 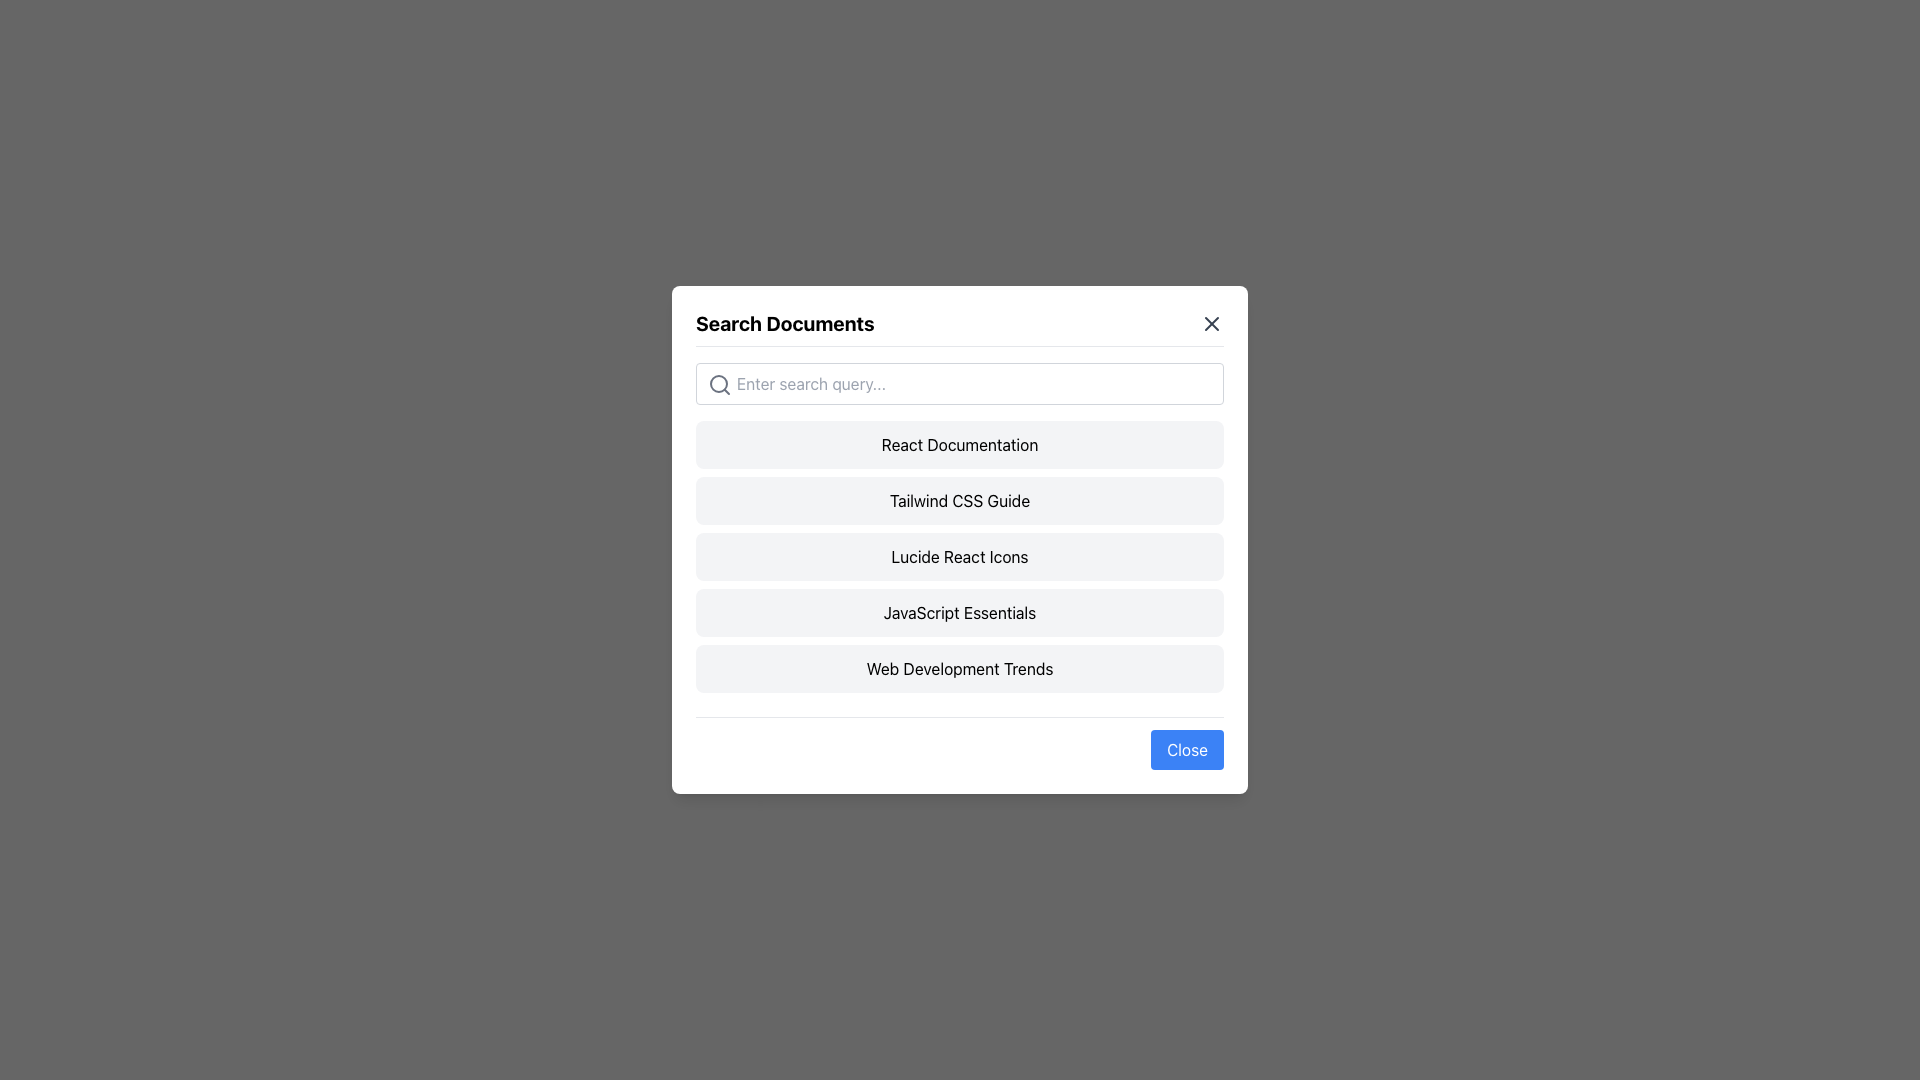 I want to click on the first button in the vertical list that provides access to React documentation, so click(x=960, y=443).